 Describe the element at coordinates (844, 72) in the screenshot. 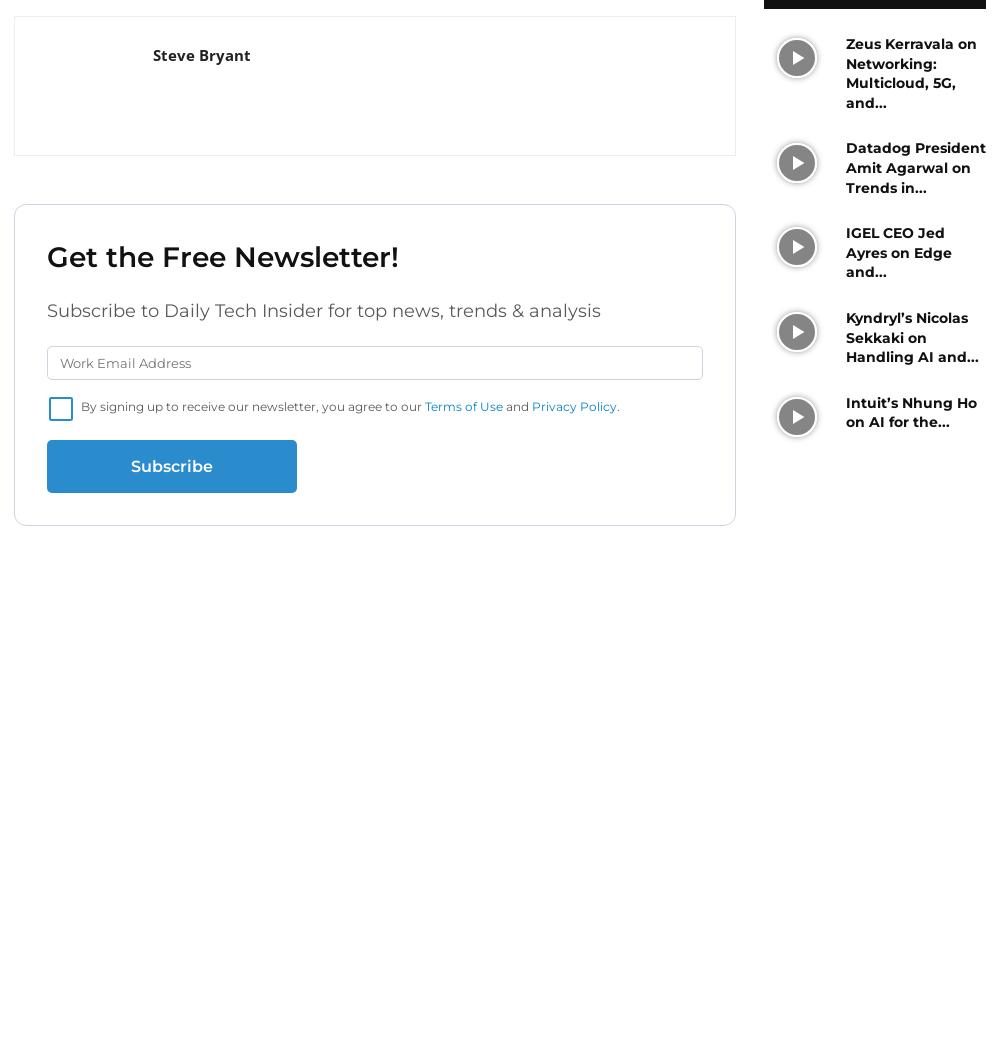

I see `'Zeus Kerravala on Networking: Multicloud, 5G, and...'` at that location.